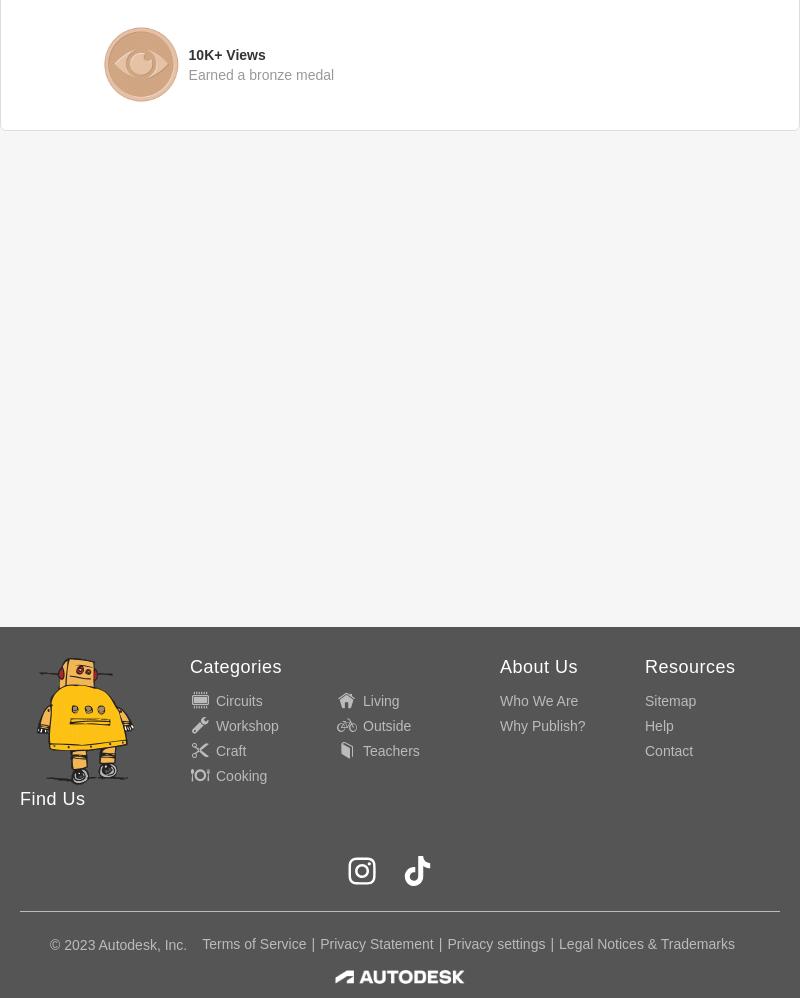  Describe the element at coordinates (375, 944) in the screenshot. I see `'Privacy Statement'` at that location.